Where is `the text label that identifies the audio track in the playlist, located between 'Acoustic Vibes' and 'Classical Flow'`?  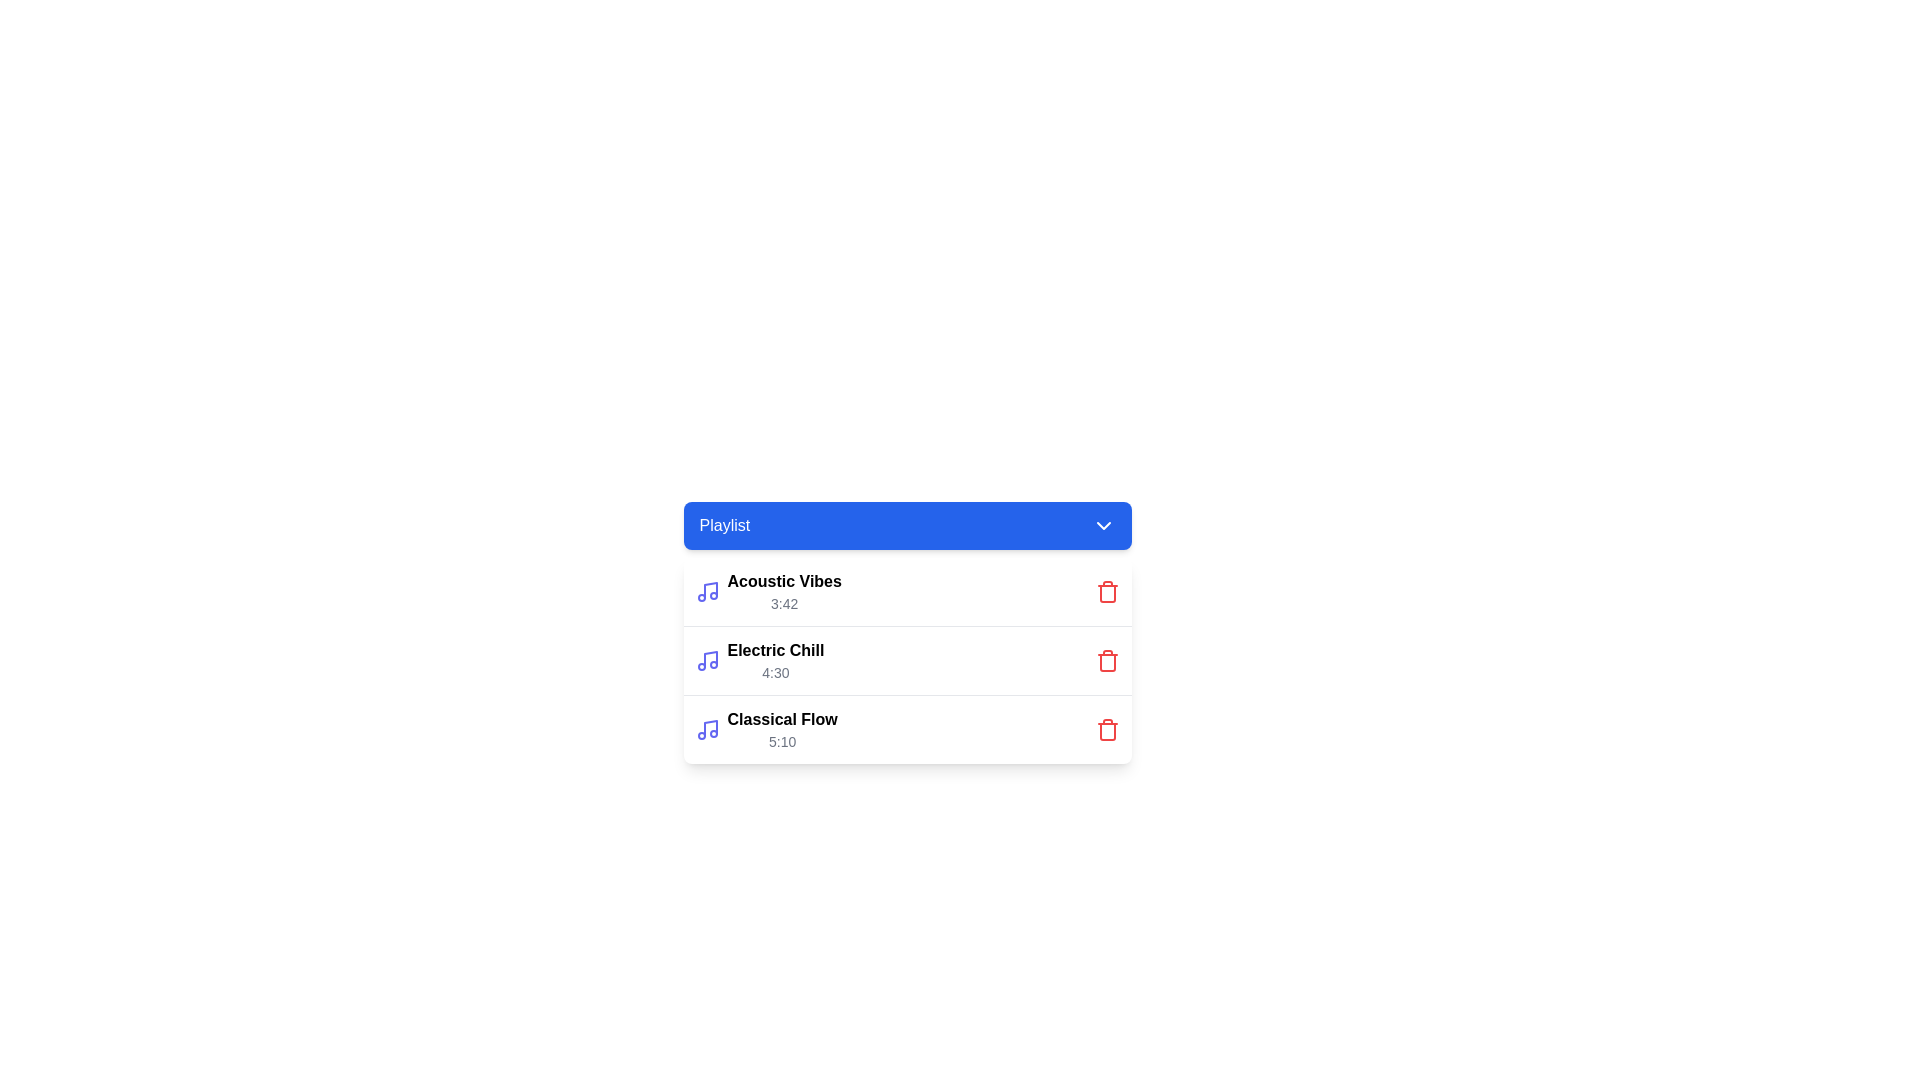 the text label that identifies the audio track in the playlist, located between 'Acoustic Vibes' and 'Classical Flow' is located at coordinates (774, 651).